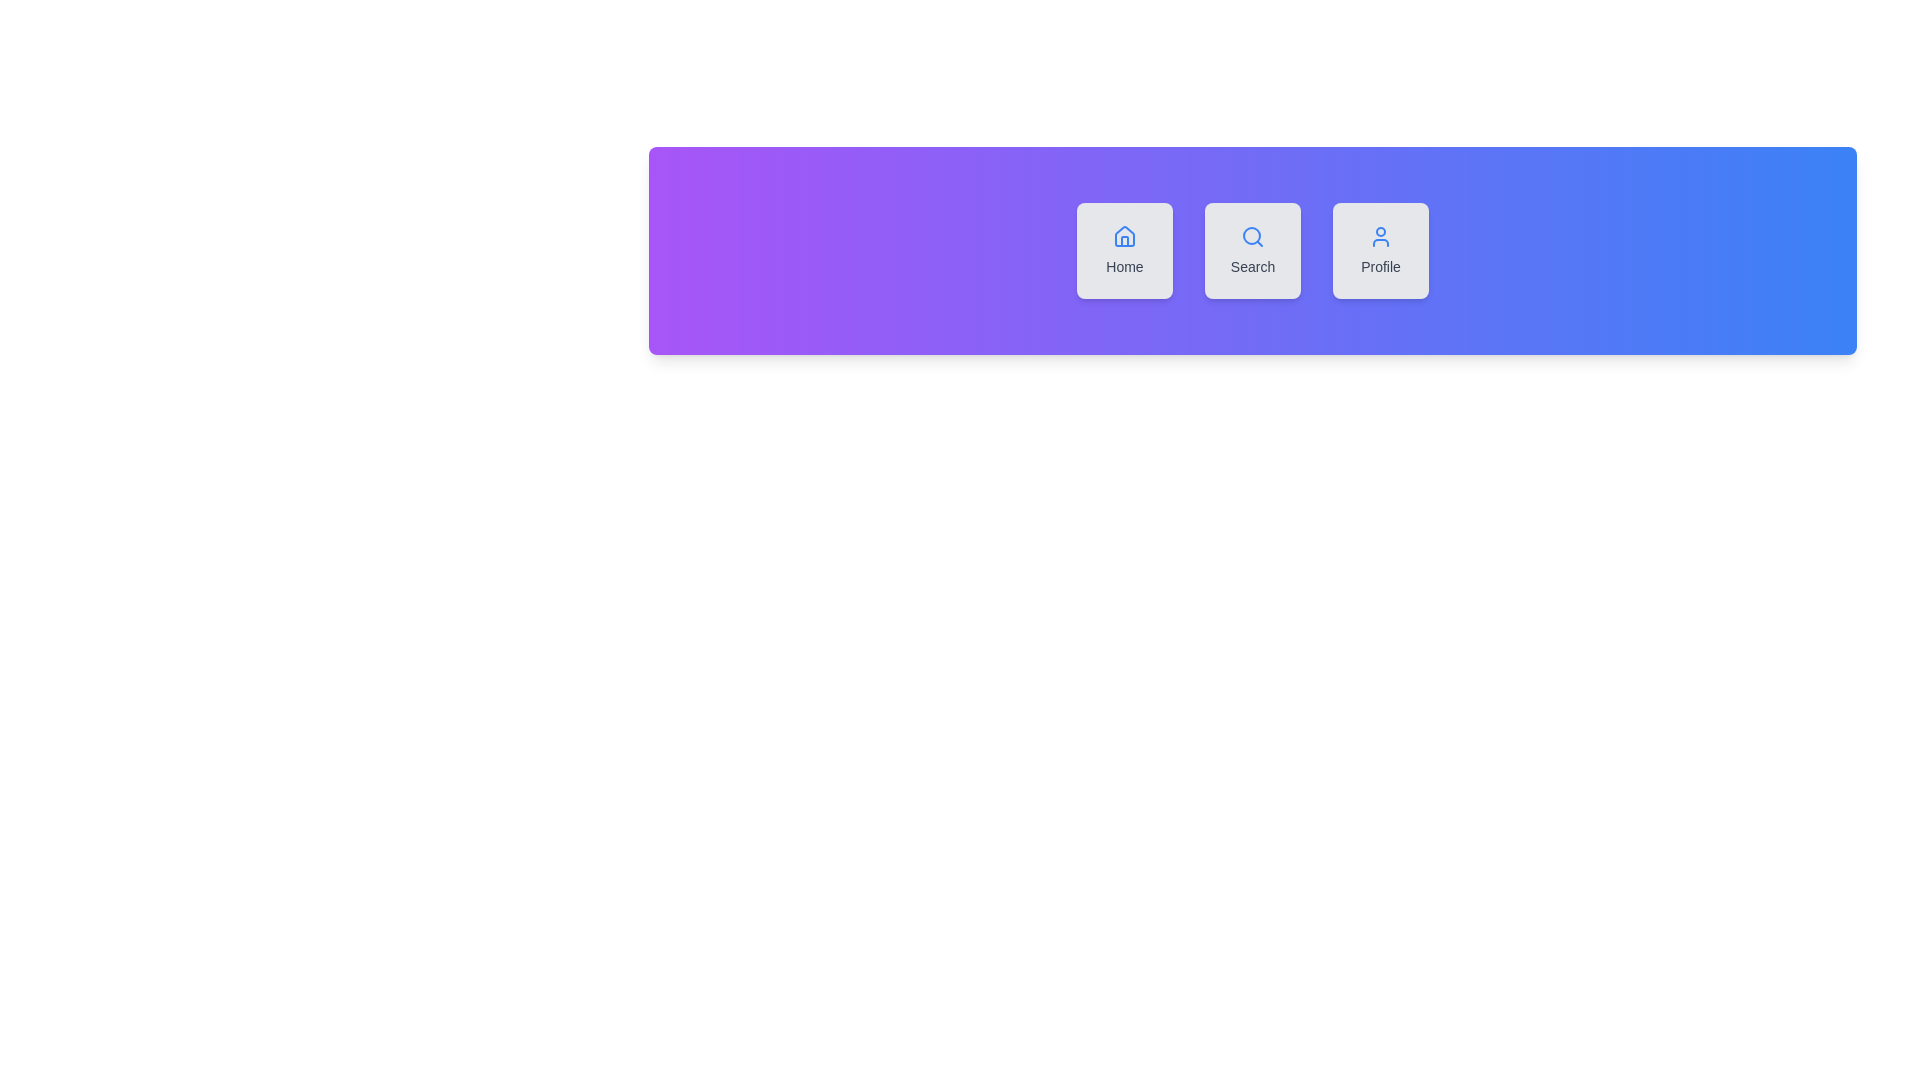 The width and height of the screenshot is (1920, 1080). What do you see at coordinates (1251, 249) in the screenshot?
I see `the 'Search' button, which is a square button with a light gray background and a magnifying glass icon` at bounding box center [1251, 249].